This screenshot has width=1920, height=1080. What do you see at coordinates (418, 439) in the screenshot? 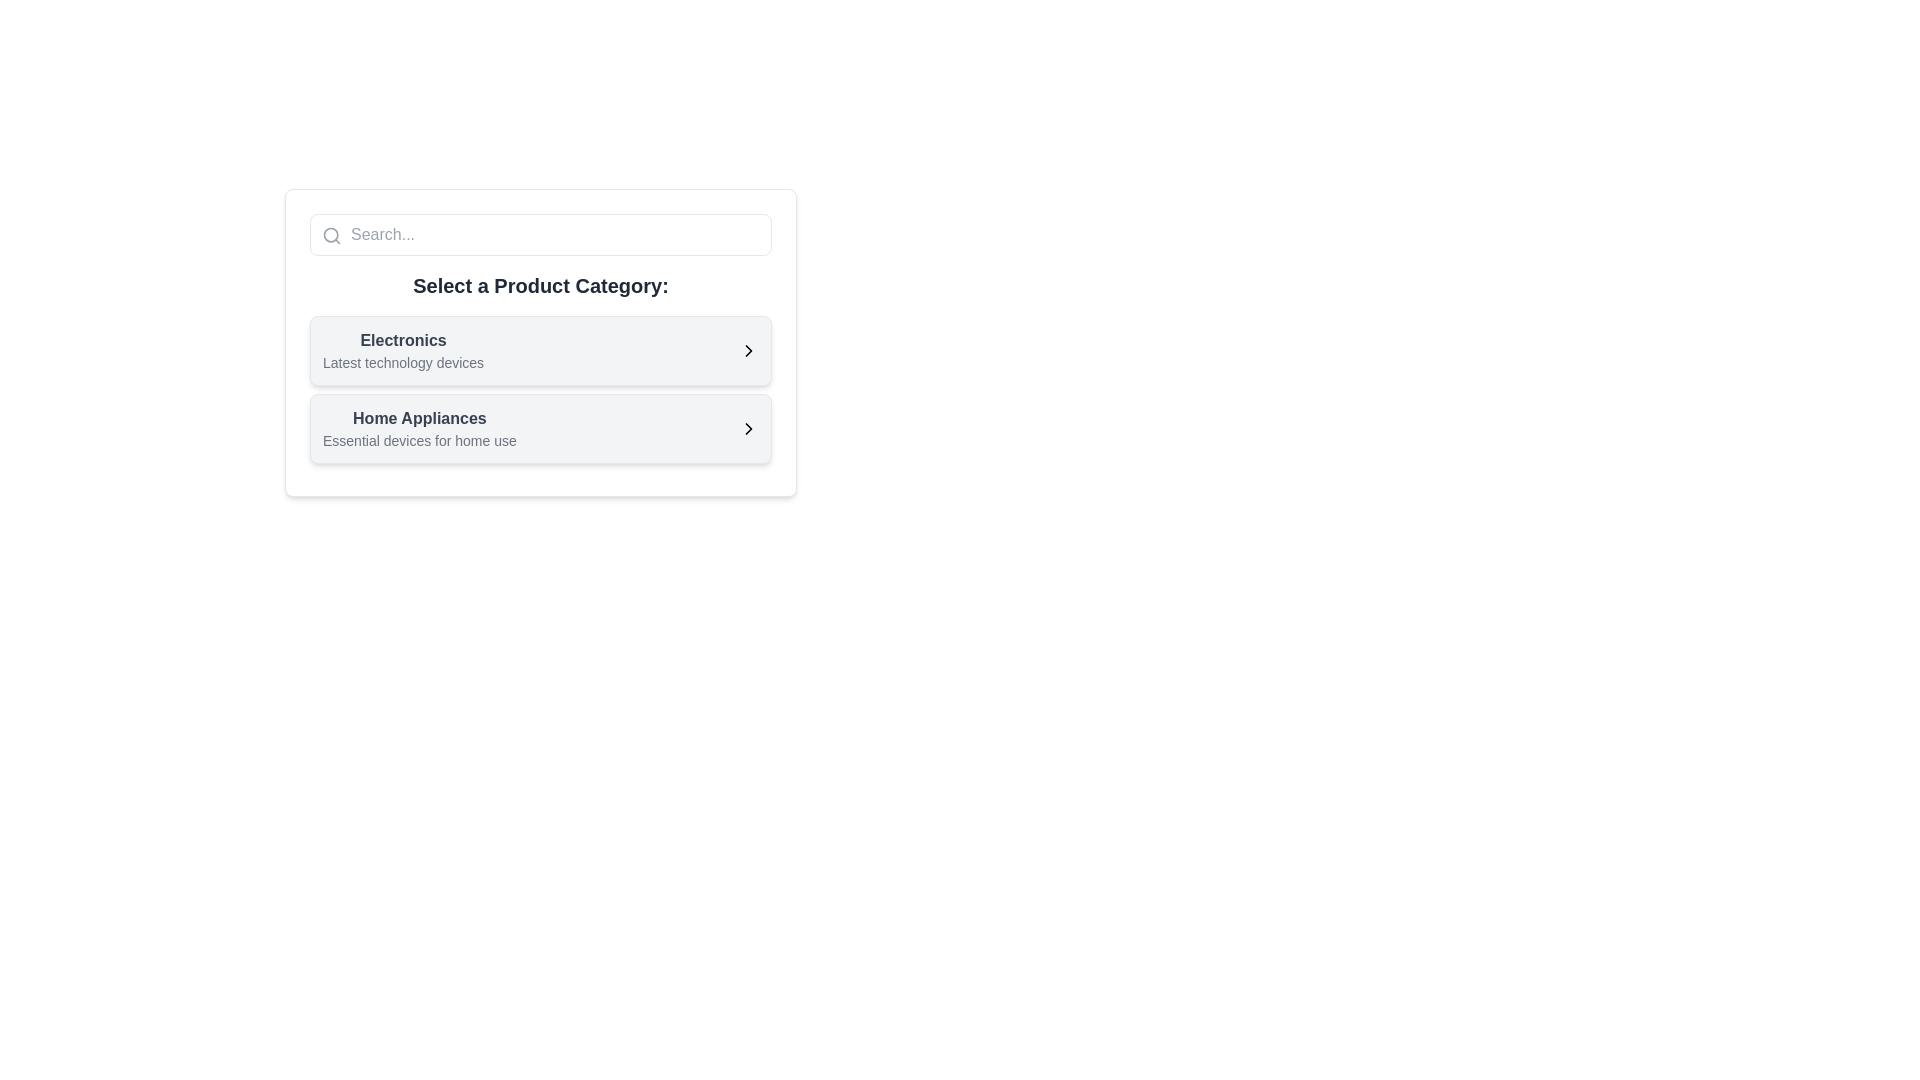
I see `the text label (subtitle) that reads 'Essential devices for home use', located beneath the heading 'Home Appliances' in the second list item of the vertically stacked menu` at bounding box center [418, 439].